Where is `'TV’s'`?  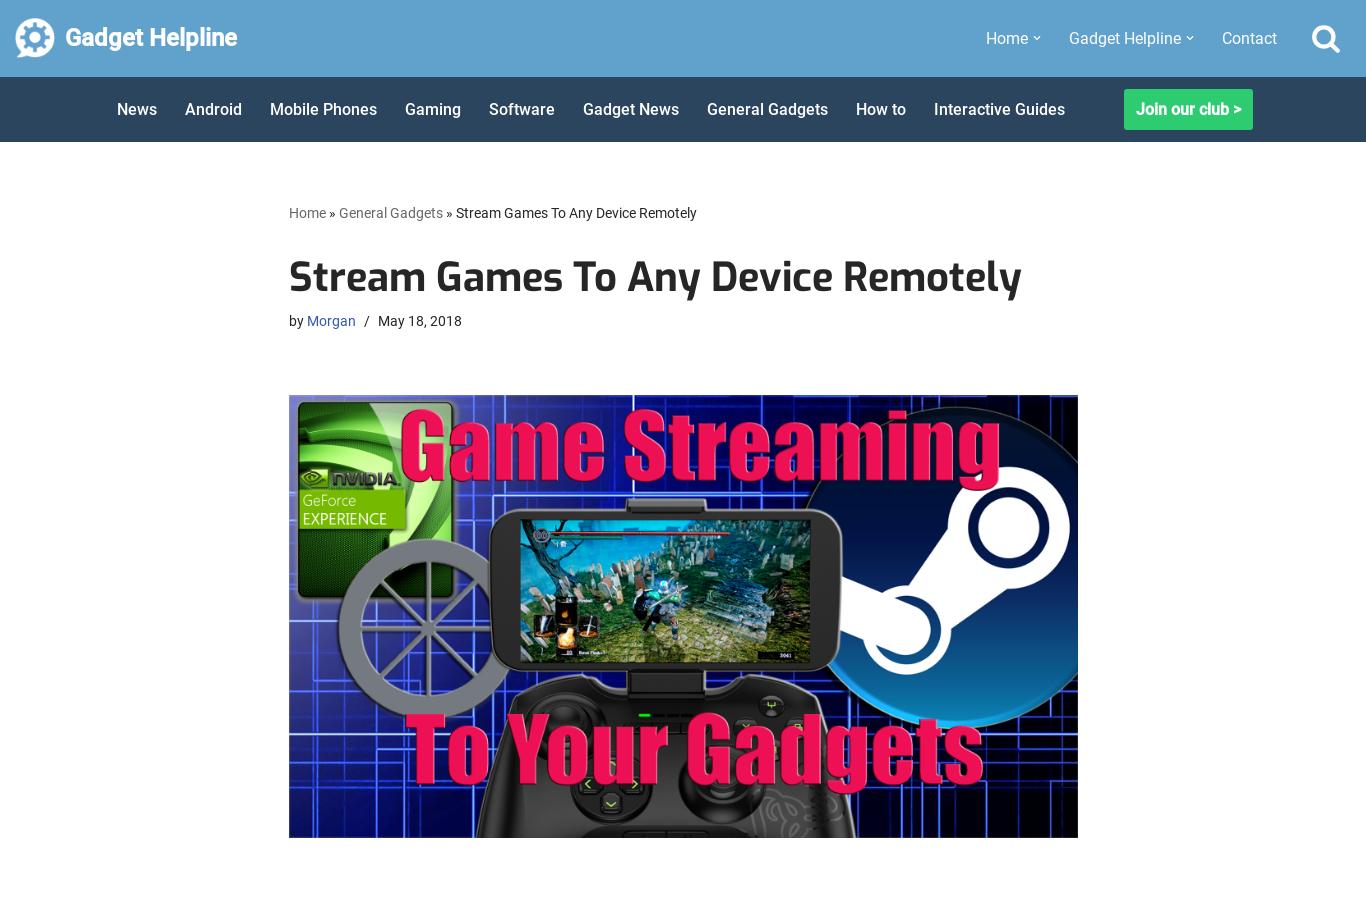 'TV’s' is located at coordinates (1078, 346).